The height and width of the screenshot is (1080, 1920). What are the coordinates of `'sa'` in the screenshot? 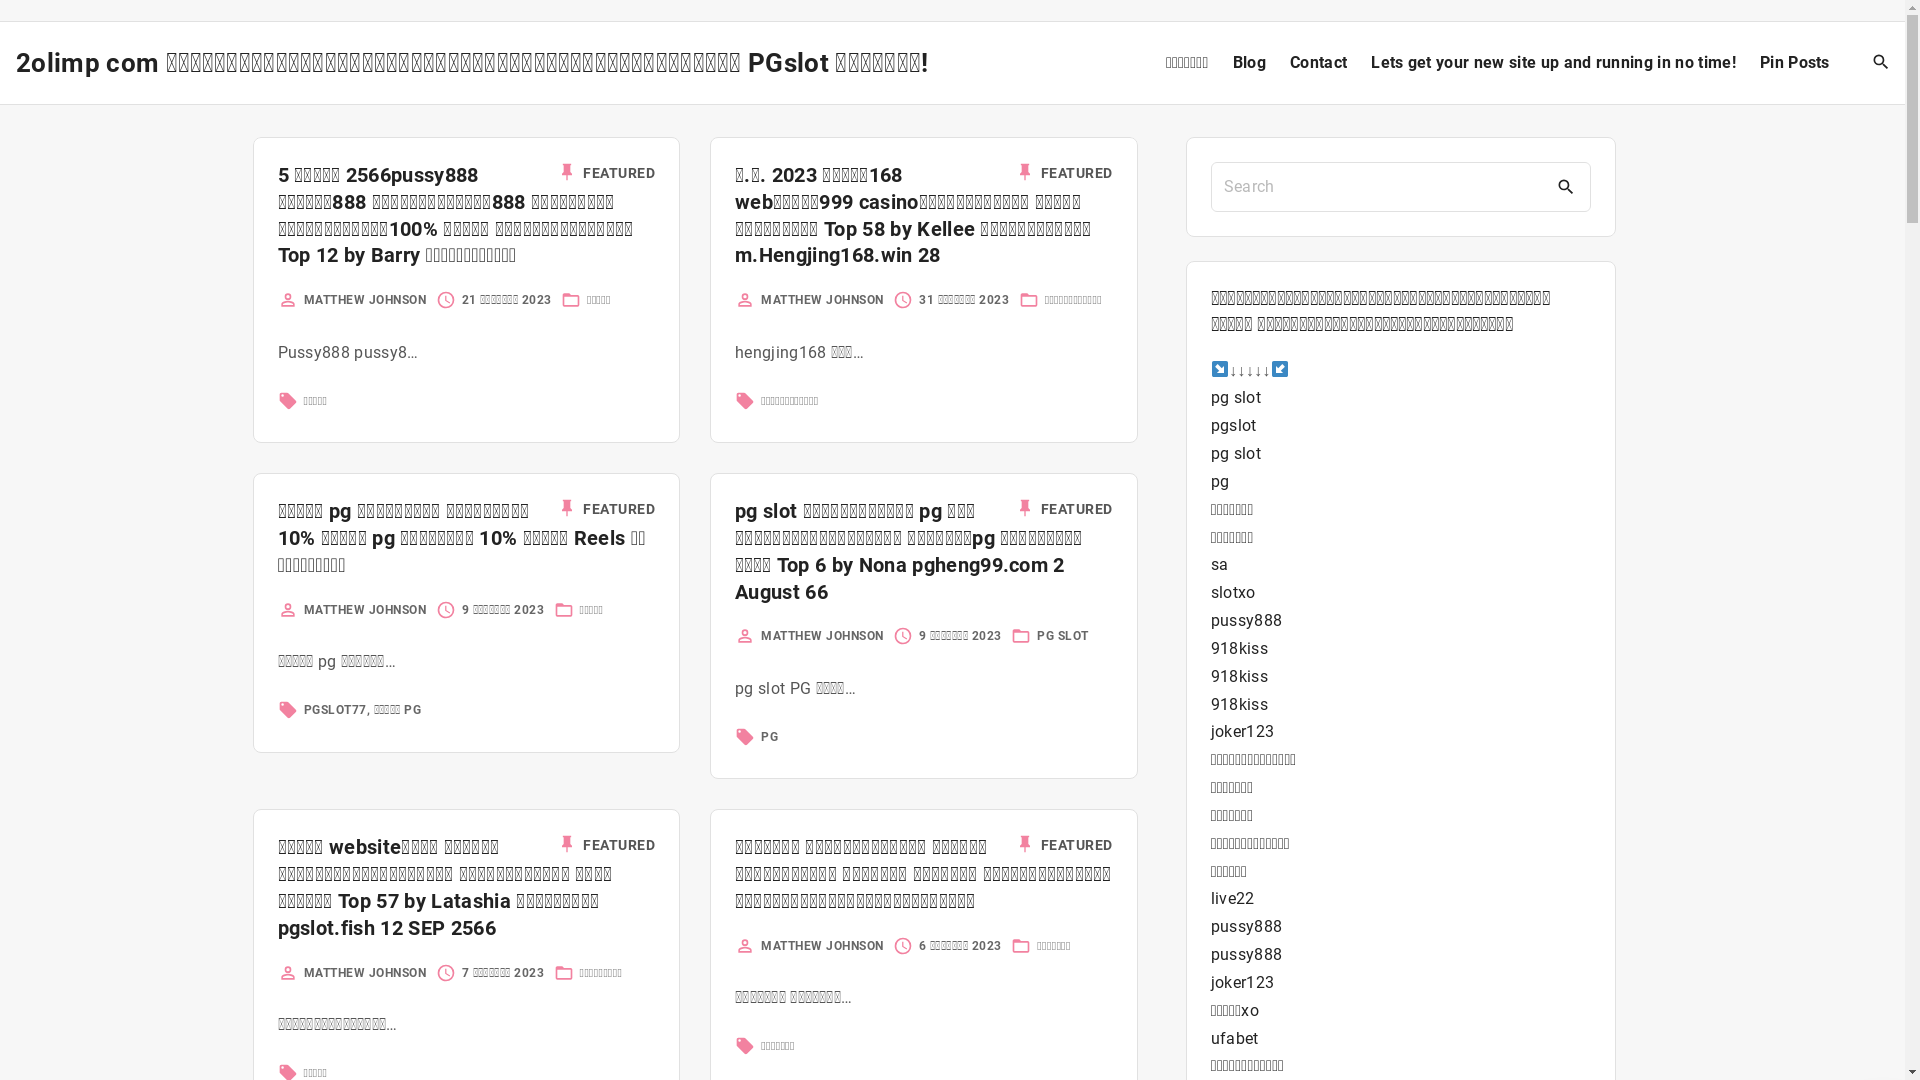 It's located at (1218, 564).